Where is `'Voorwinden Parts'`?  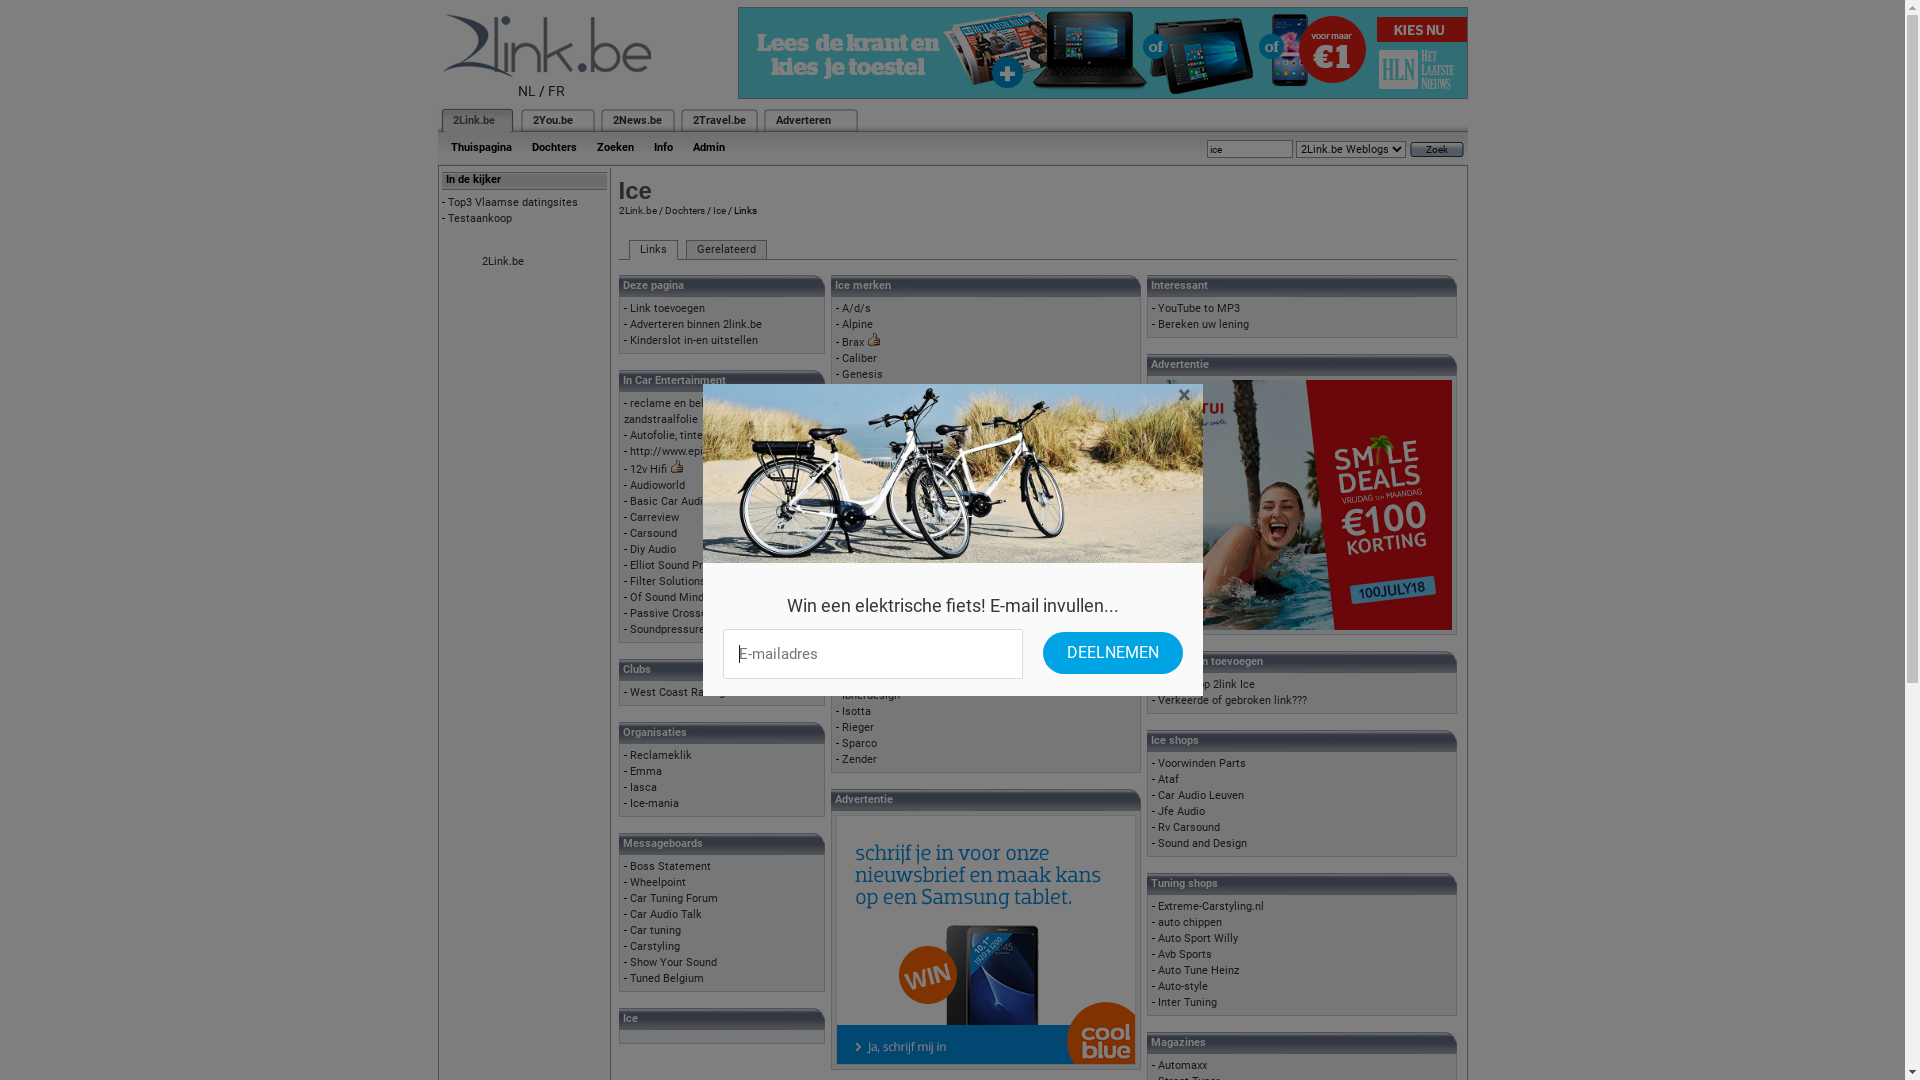 'Voorwinden Parts' is located at coordinates (1200, 763).